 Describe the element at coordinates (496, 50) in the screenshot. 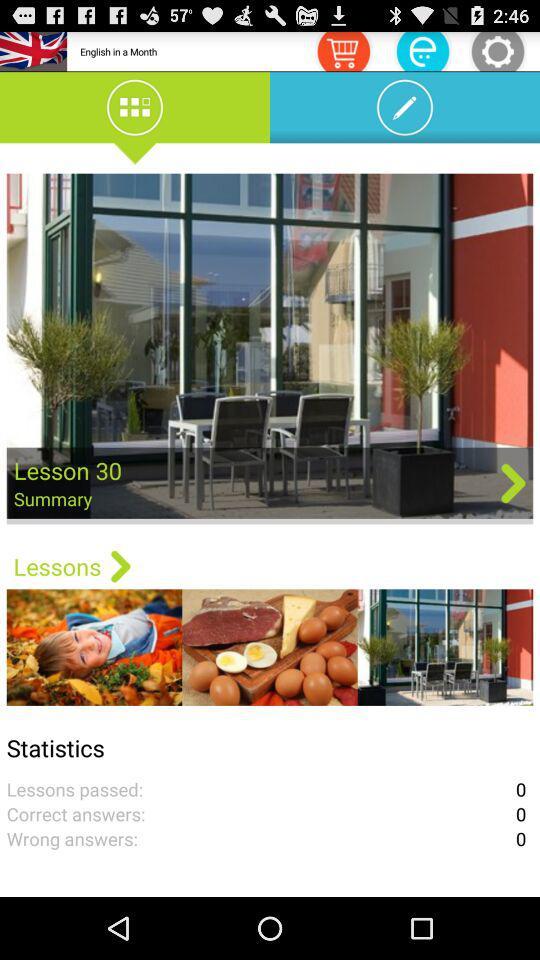

I see `access settings` at that location.